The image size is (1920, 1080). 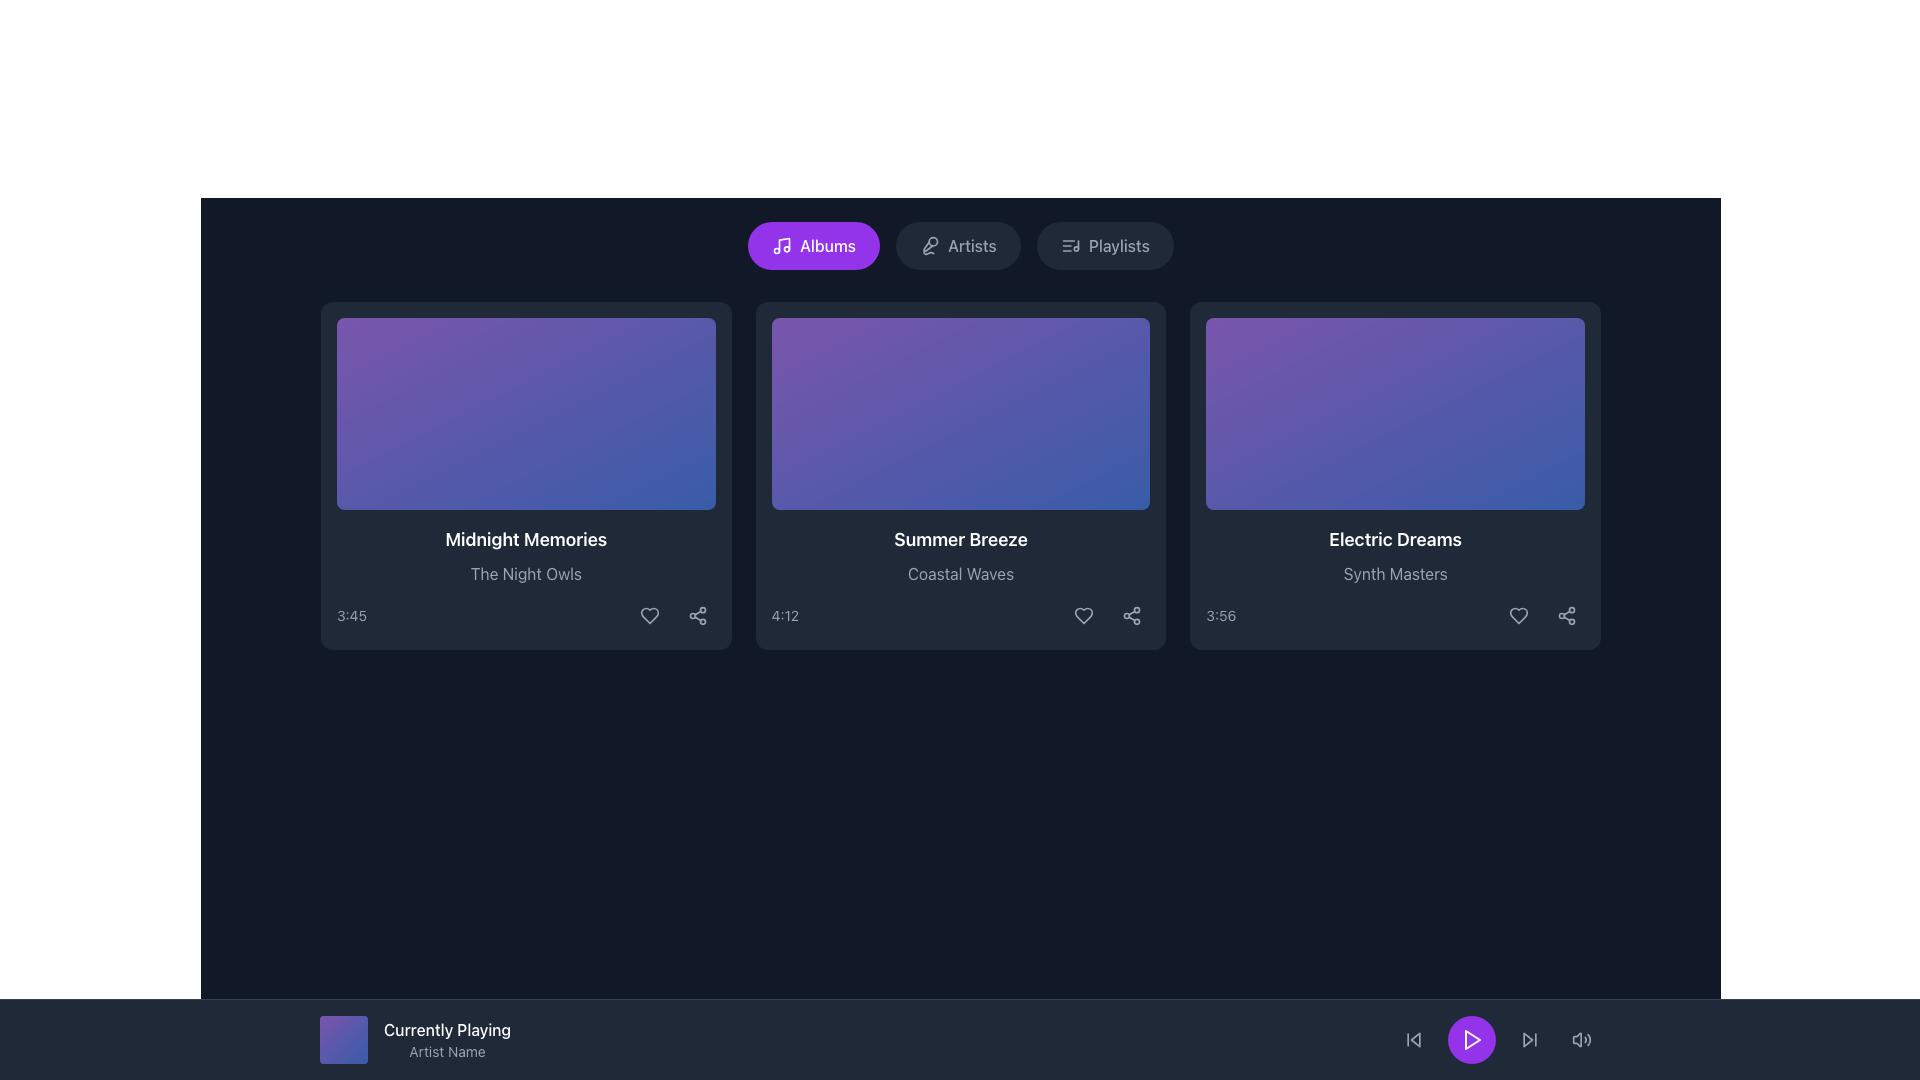 What do you see at coordinates (1394, 412) in the screenshot?
I see `the interactive overlay of the 'Electric Dreams' media item card, which is the third card in a horizontal grid, to play or preview the content` at bounding box center [1394, 412].